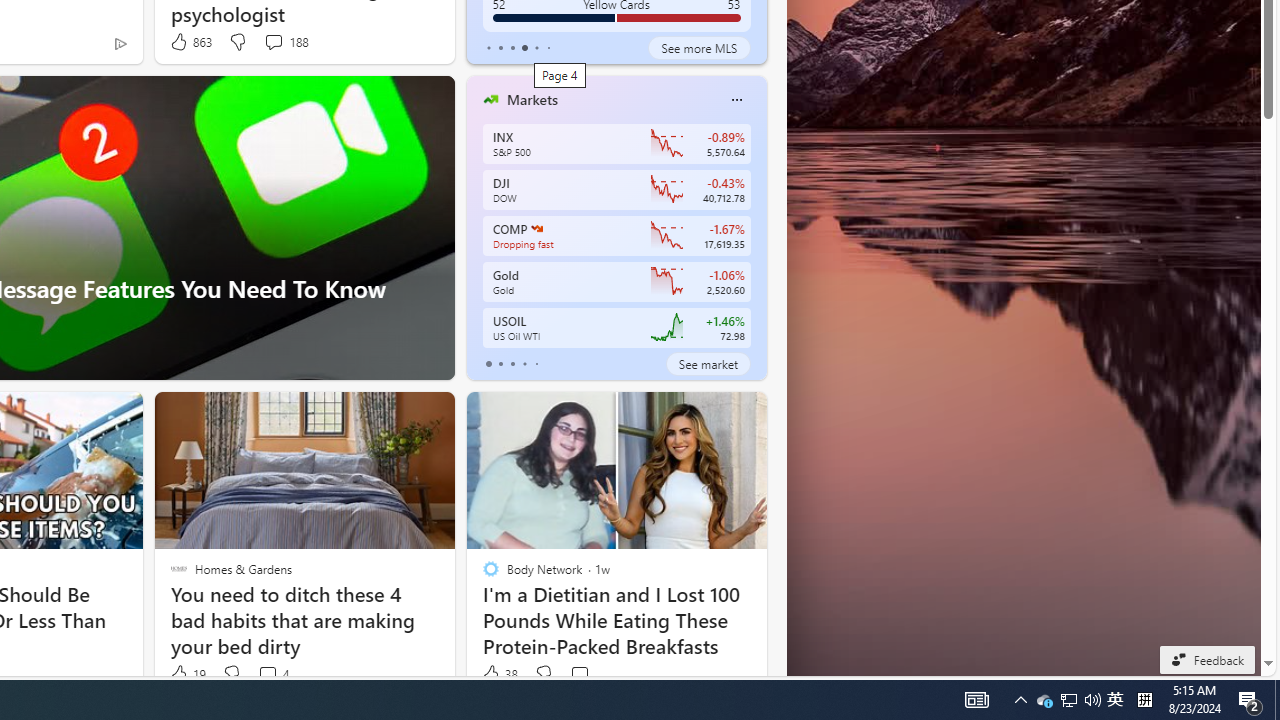  I want to click on 'tab-4', so click(536, 363).